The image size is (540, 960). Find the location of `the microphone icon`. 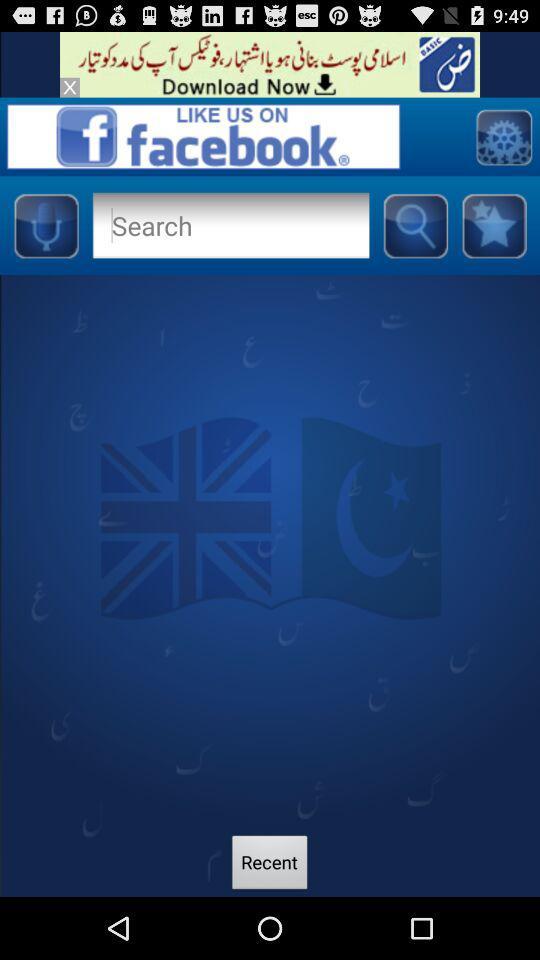

the microphone icon is located at coordinates (45, 240).